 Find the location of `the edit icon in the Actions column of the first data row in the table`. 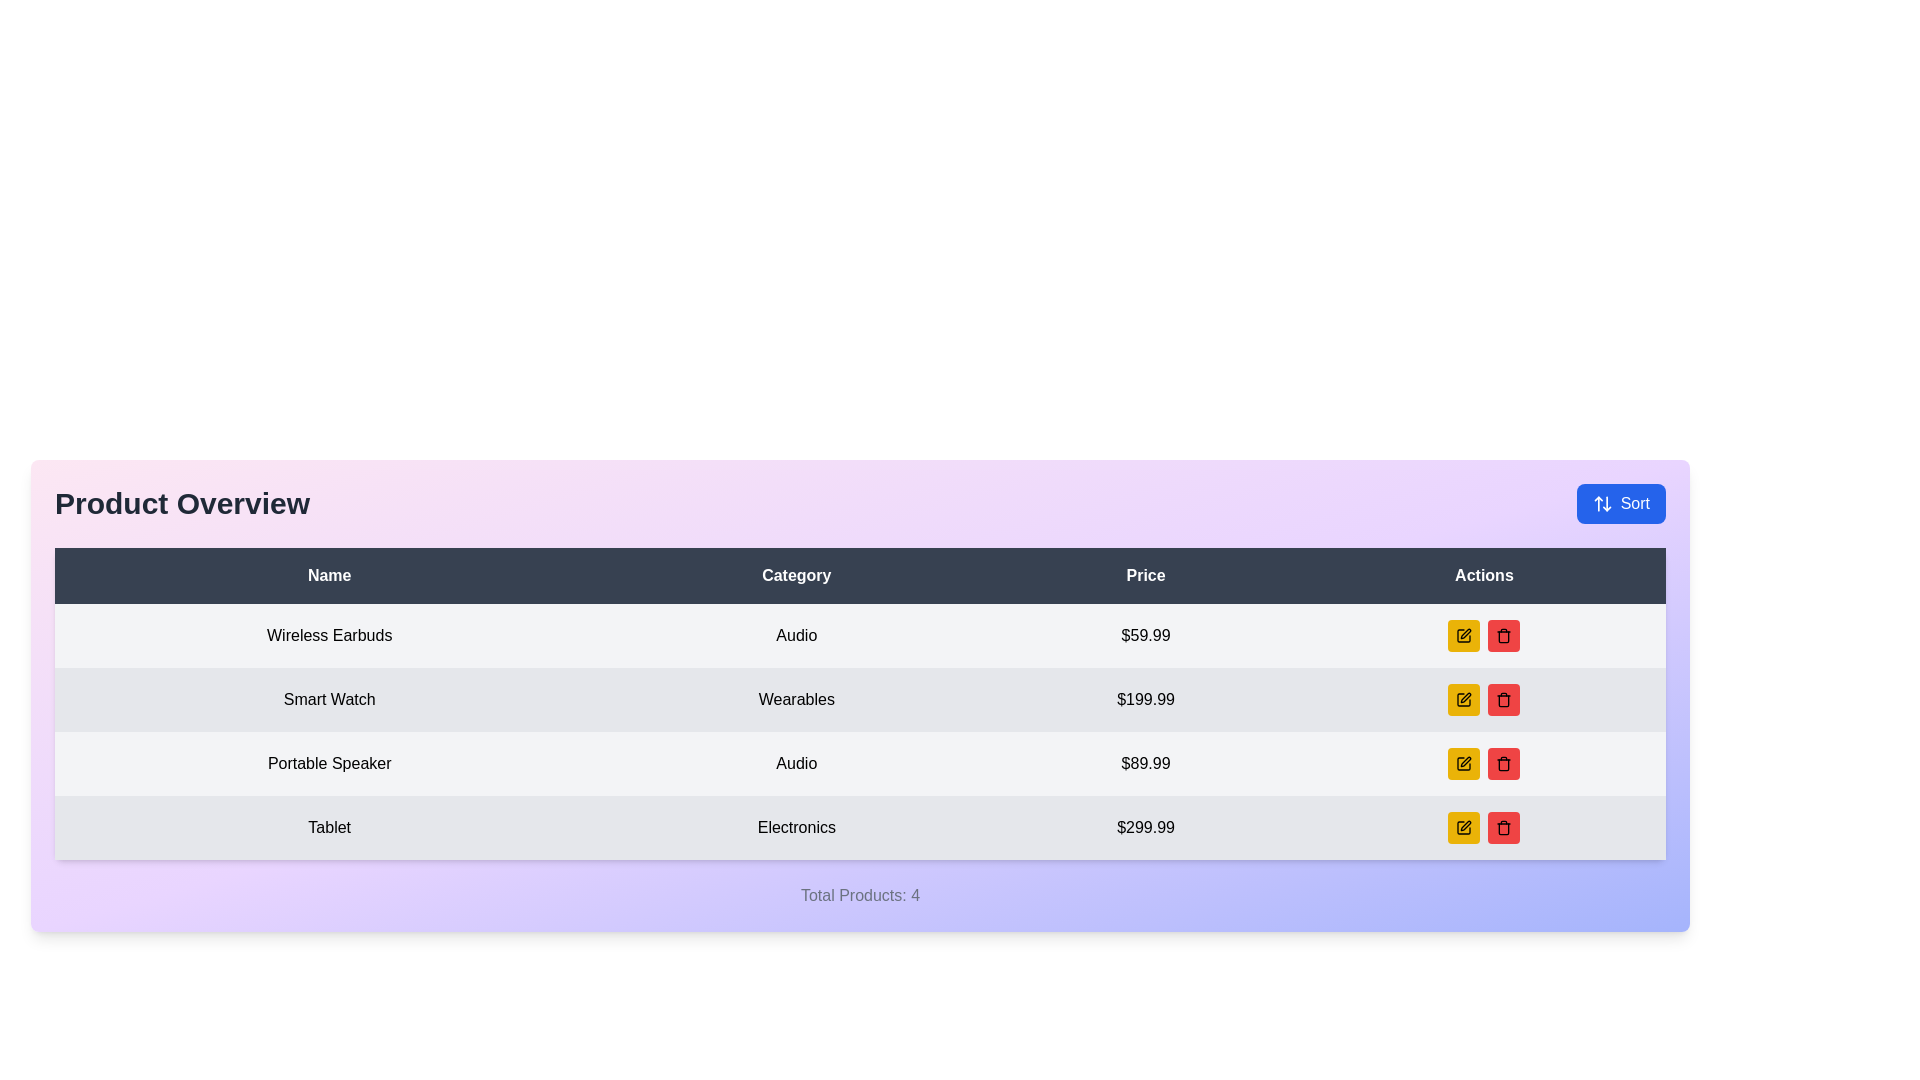

the edit icon in the Actions column of the first data row in the table is located at coordinates (1464, 636).